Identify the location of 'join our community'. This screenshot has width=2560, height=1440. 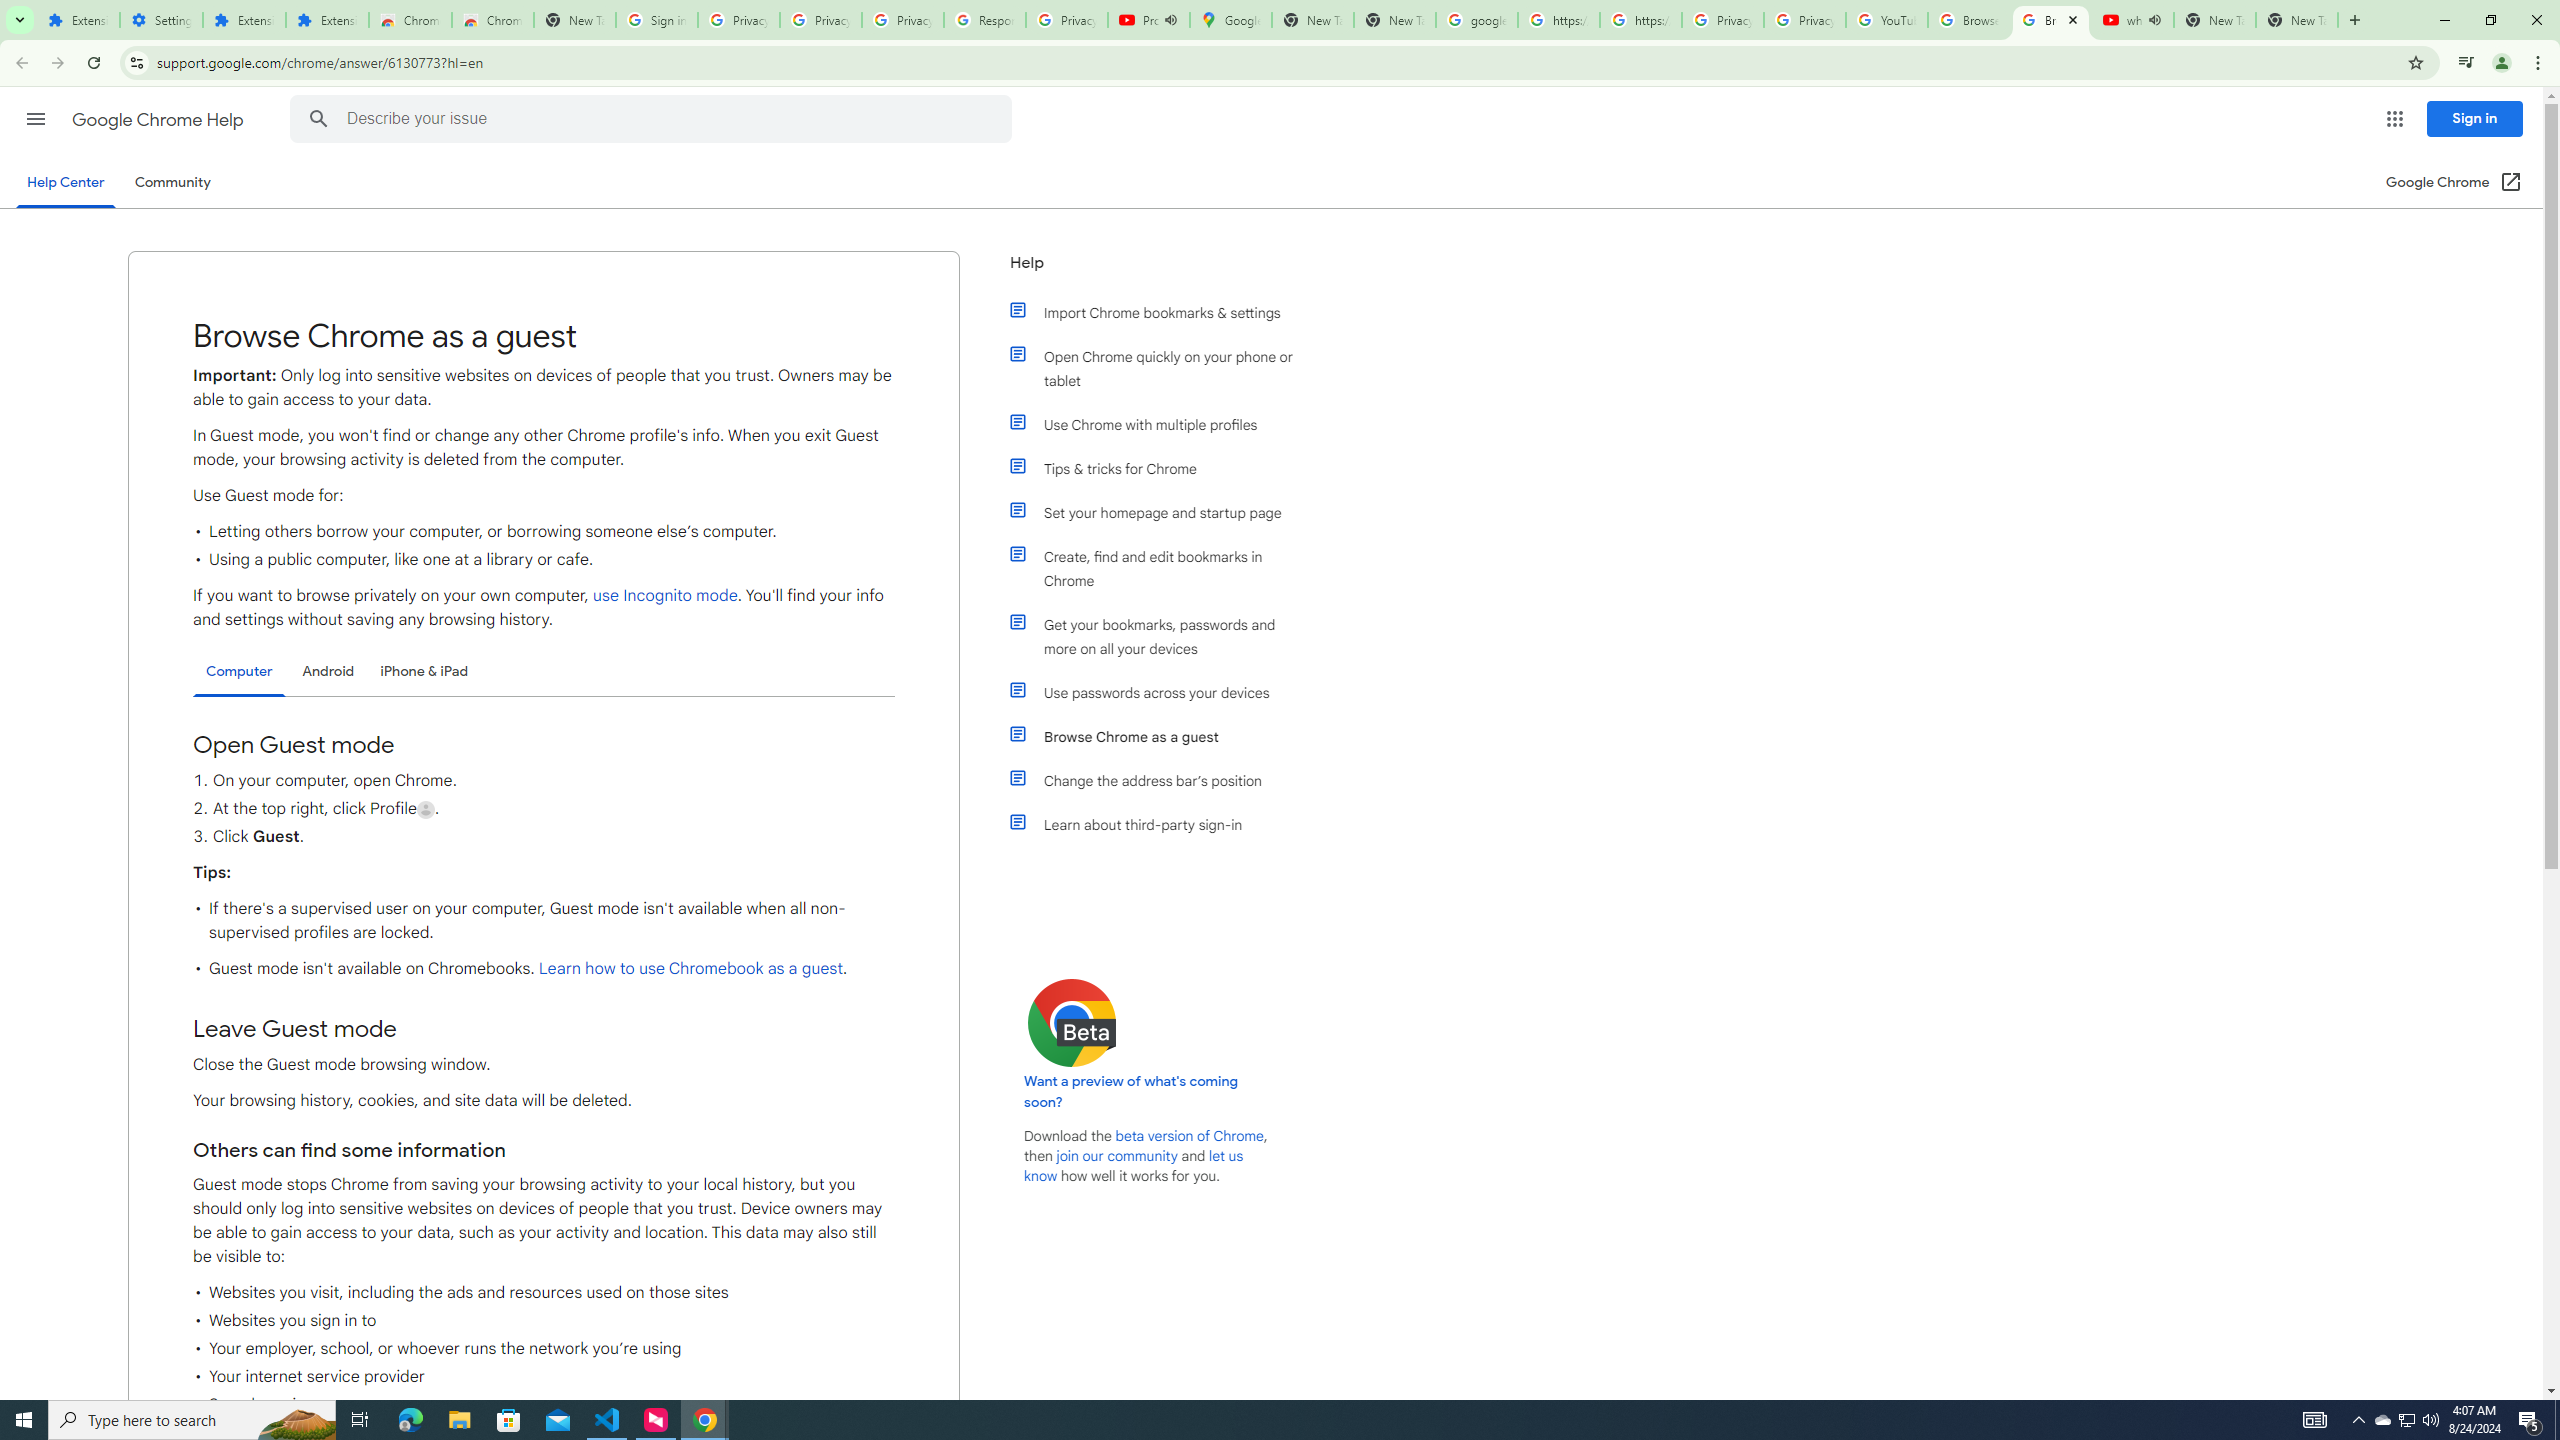
(1116, 1156).